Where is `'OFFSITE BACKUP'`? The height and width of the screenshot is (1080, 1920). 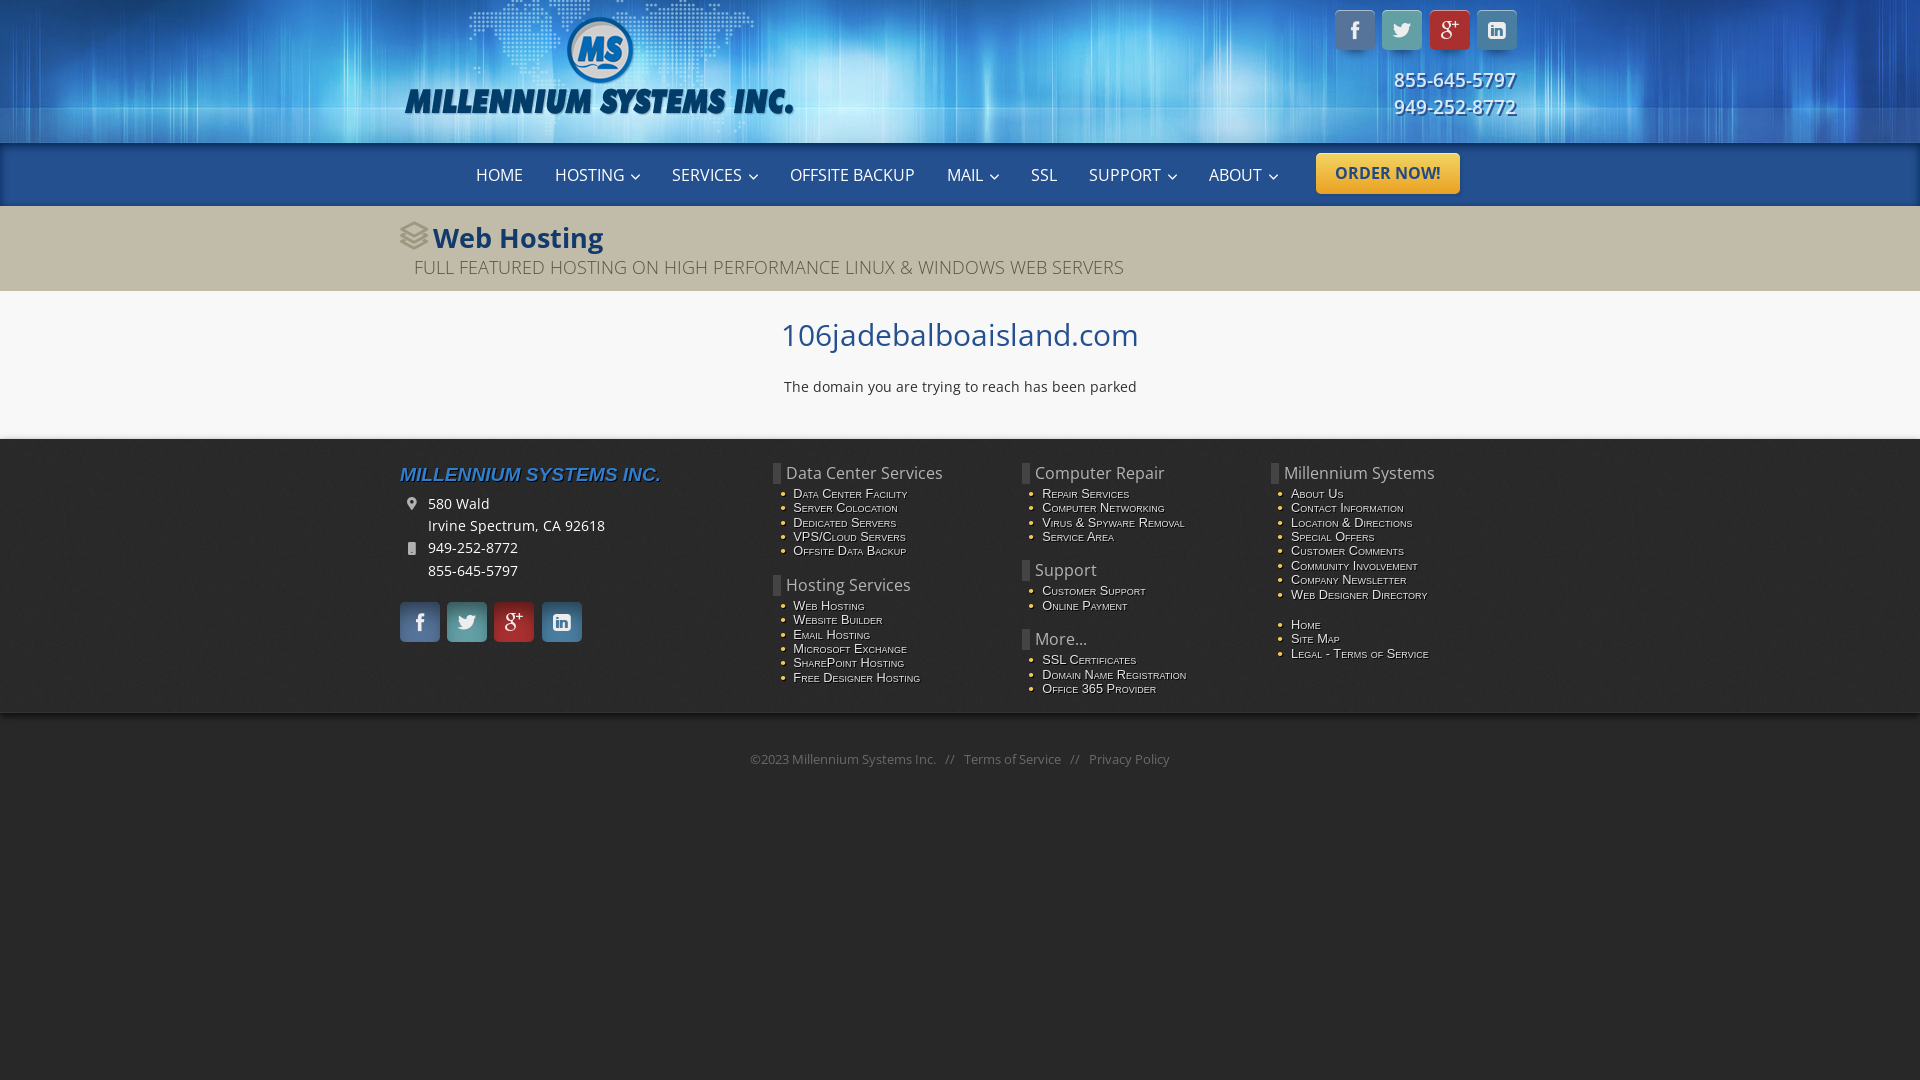 'OFFSITE BACKUP' is located at coordinates (852, 173).